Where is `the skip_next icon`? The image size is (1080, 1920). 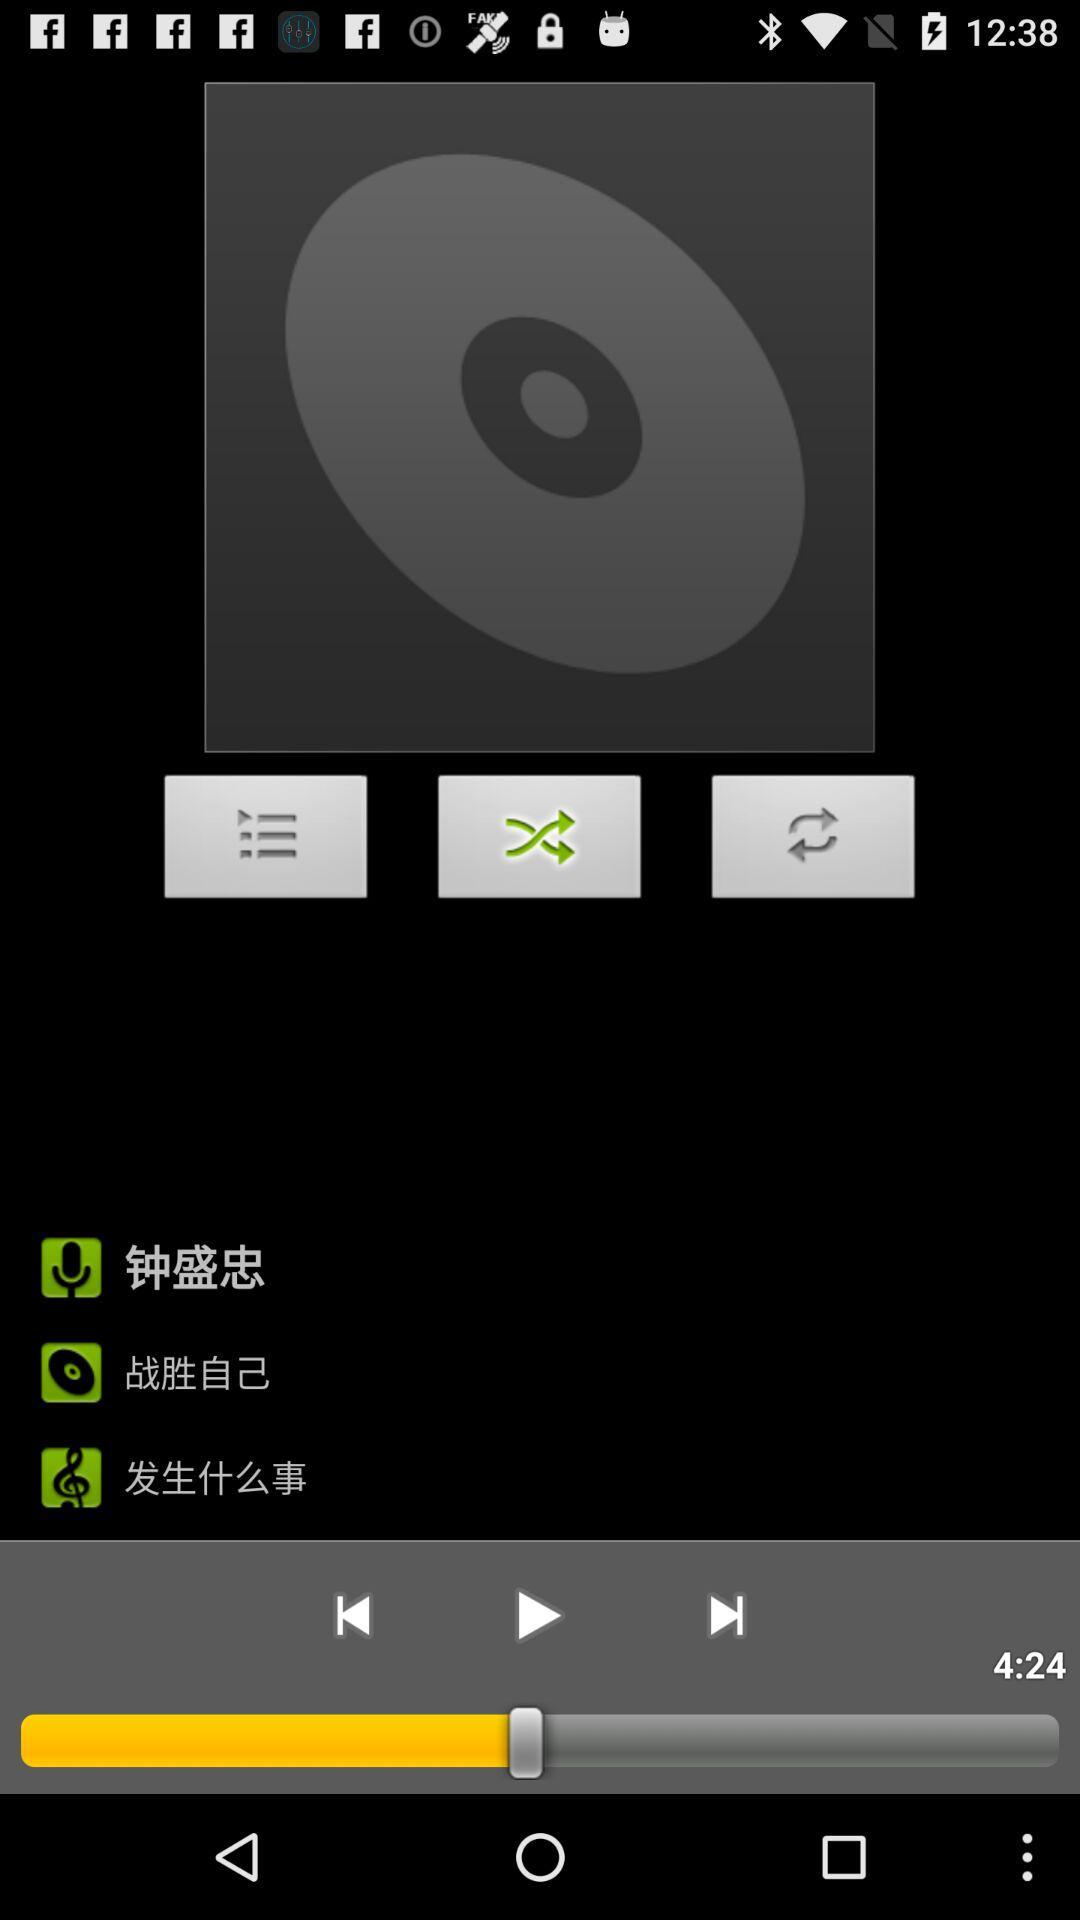 the skip_next icon is located at coordinates (726, 1727).